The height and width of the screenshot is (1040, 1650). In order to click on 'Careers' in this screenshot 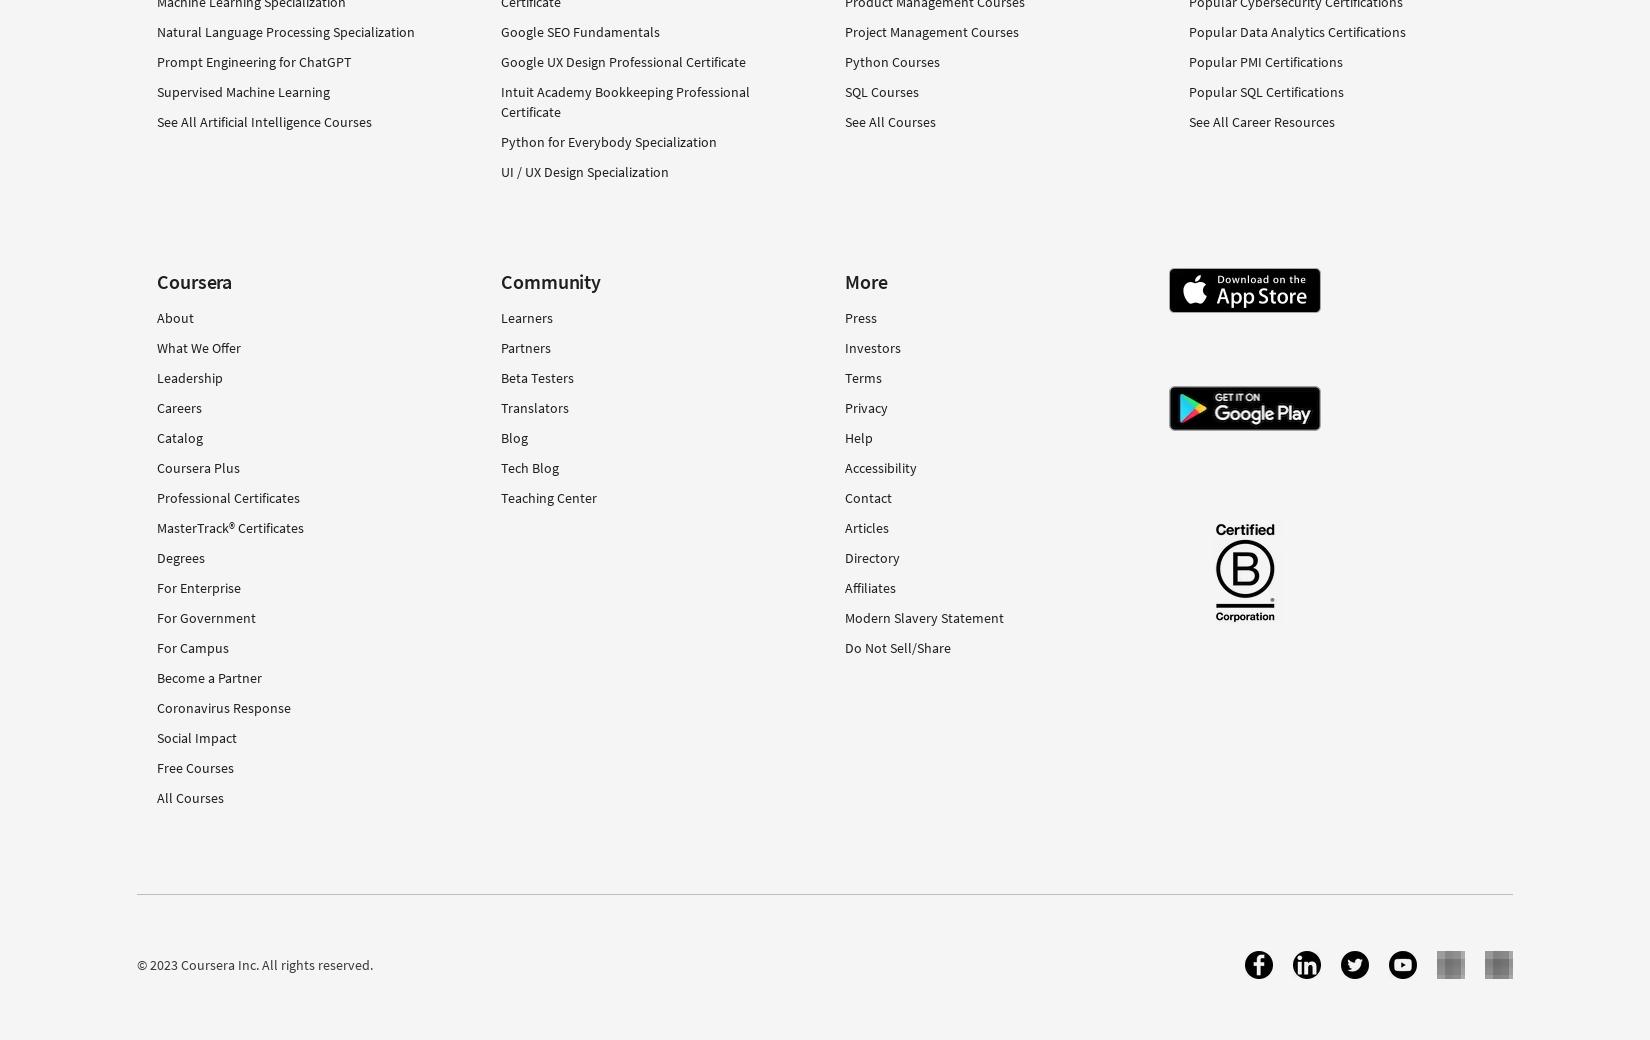, I will do `click(179, 406)`.